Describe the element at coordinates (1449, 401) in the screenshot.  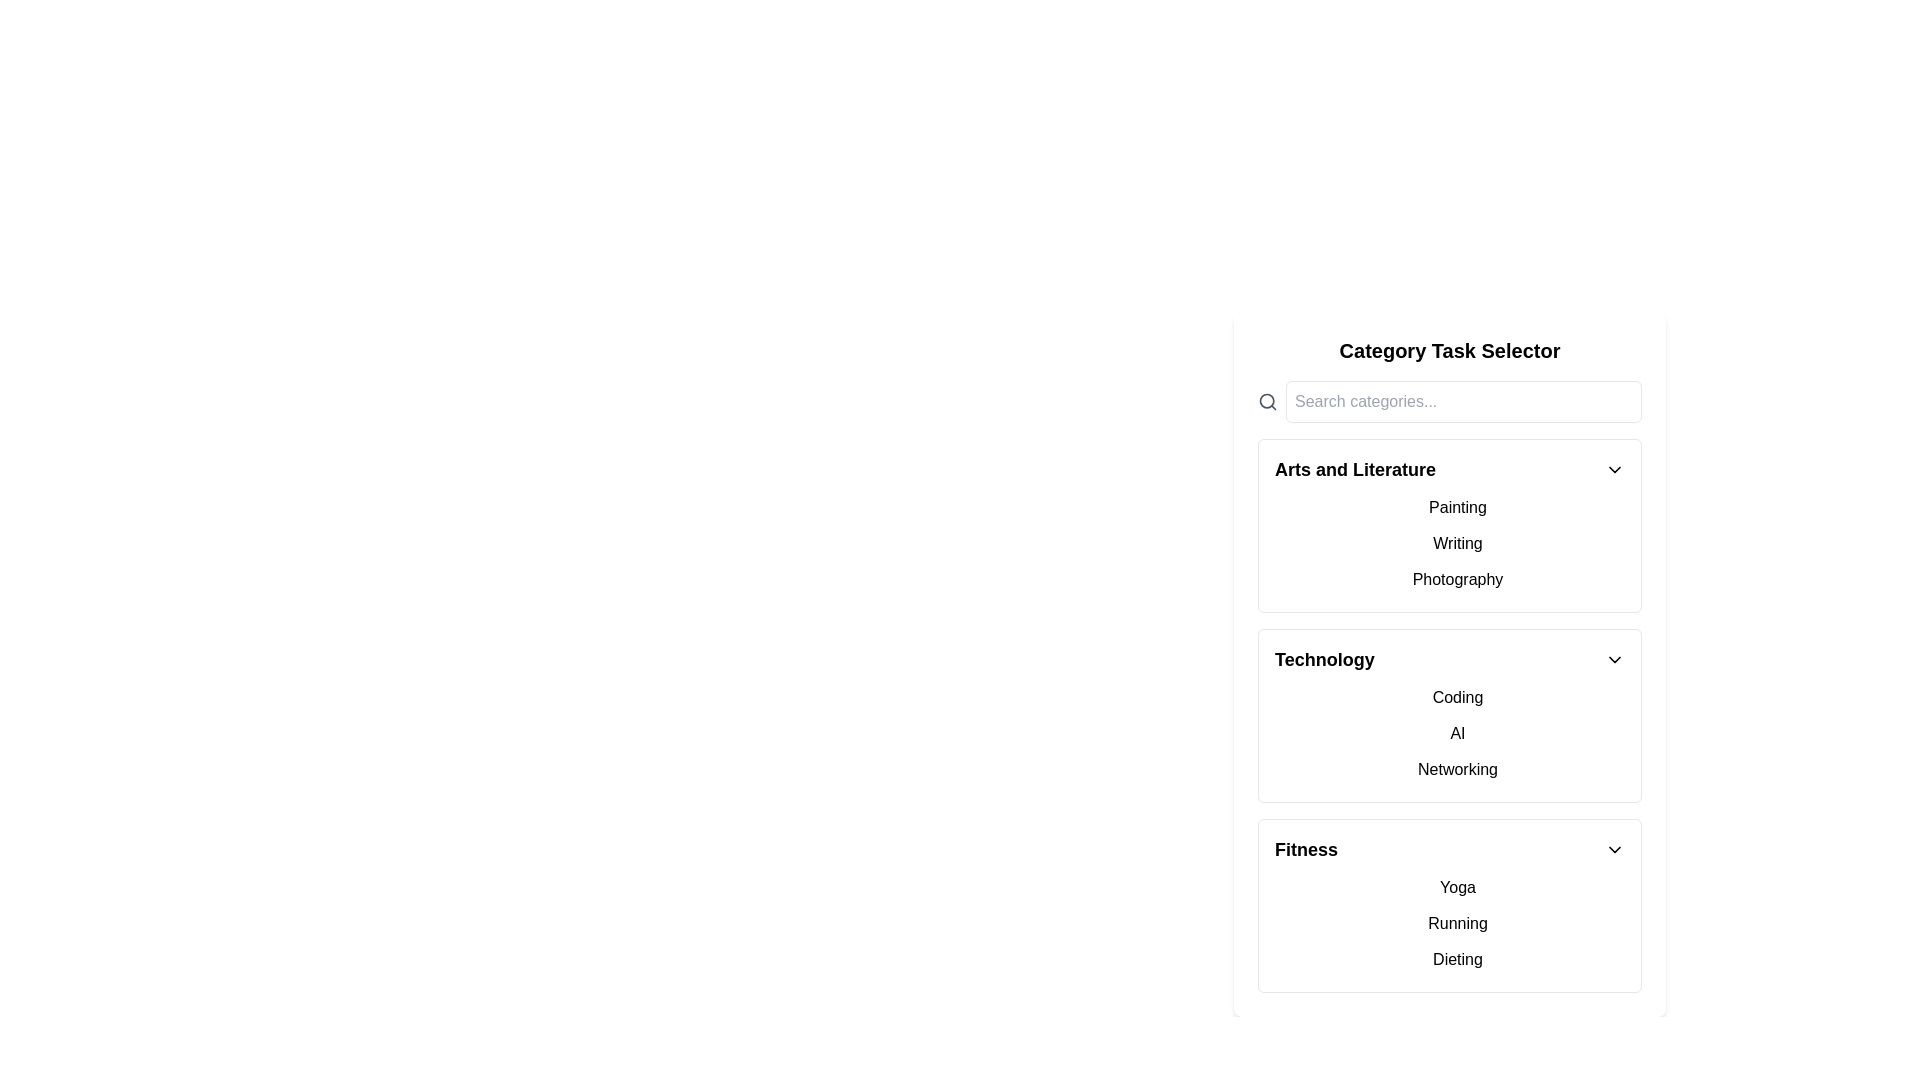
I see `the search input field located immediately below the title 'Category Task Selector' to focus on it` at that location.